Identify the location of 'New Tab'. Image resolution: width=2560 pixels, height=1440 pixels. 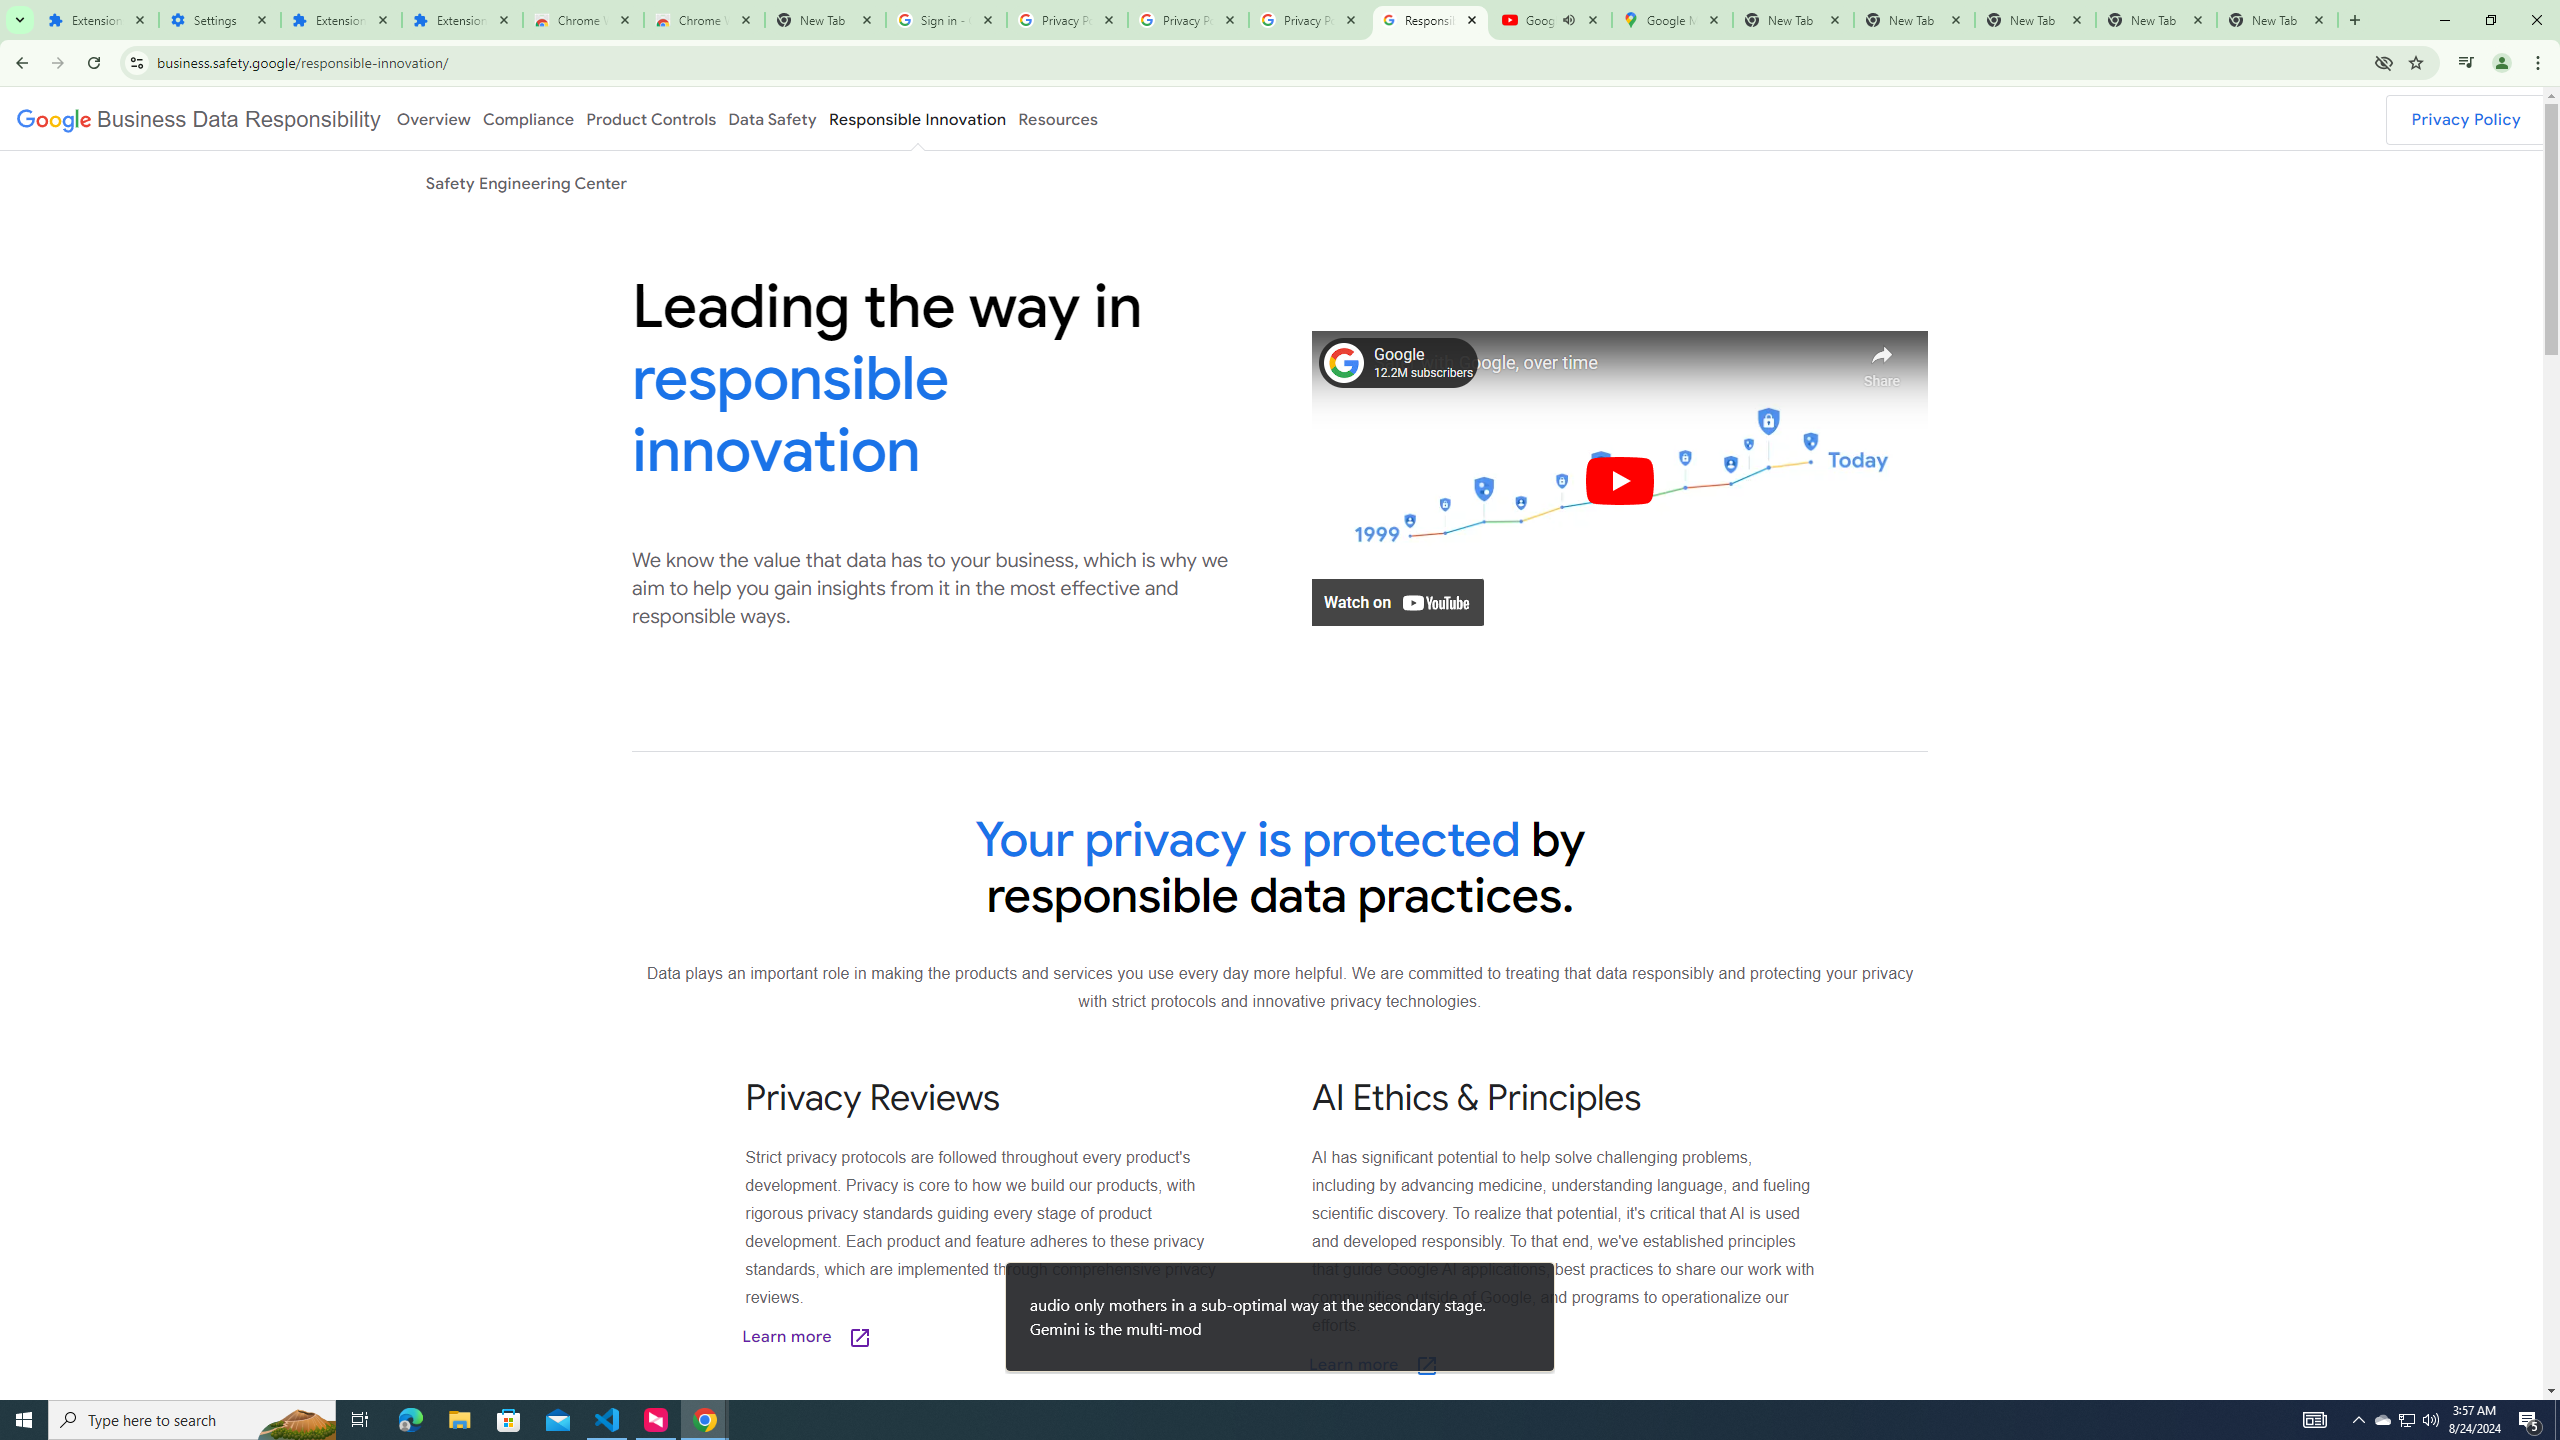
(2276, 19).